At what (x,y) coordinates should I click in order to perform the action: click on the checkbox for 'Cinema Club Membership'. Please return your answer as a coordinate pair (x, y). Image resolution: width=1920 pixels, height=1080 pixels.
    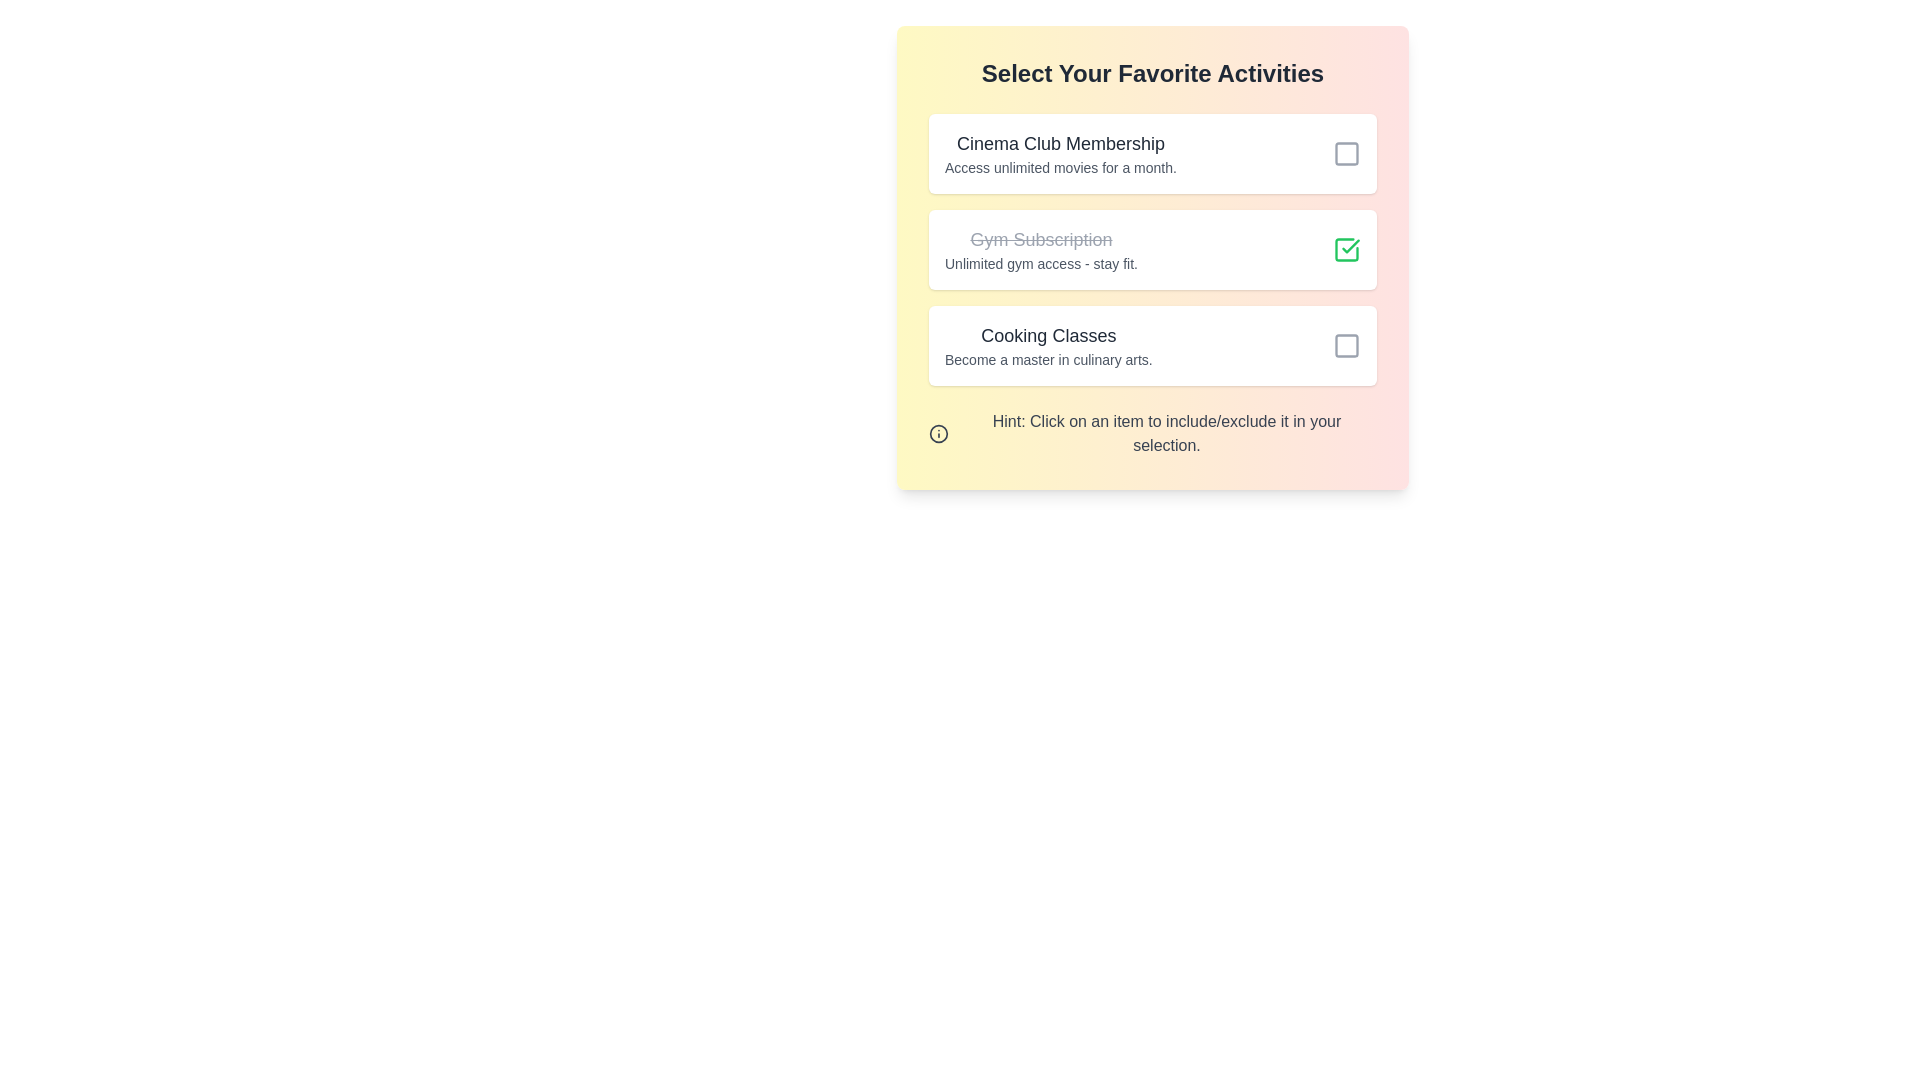
    Looking at the image, I should click on (1347, 153).